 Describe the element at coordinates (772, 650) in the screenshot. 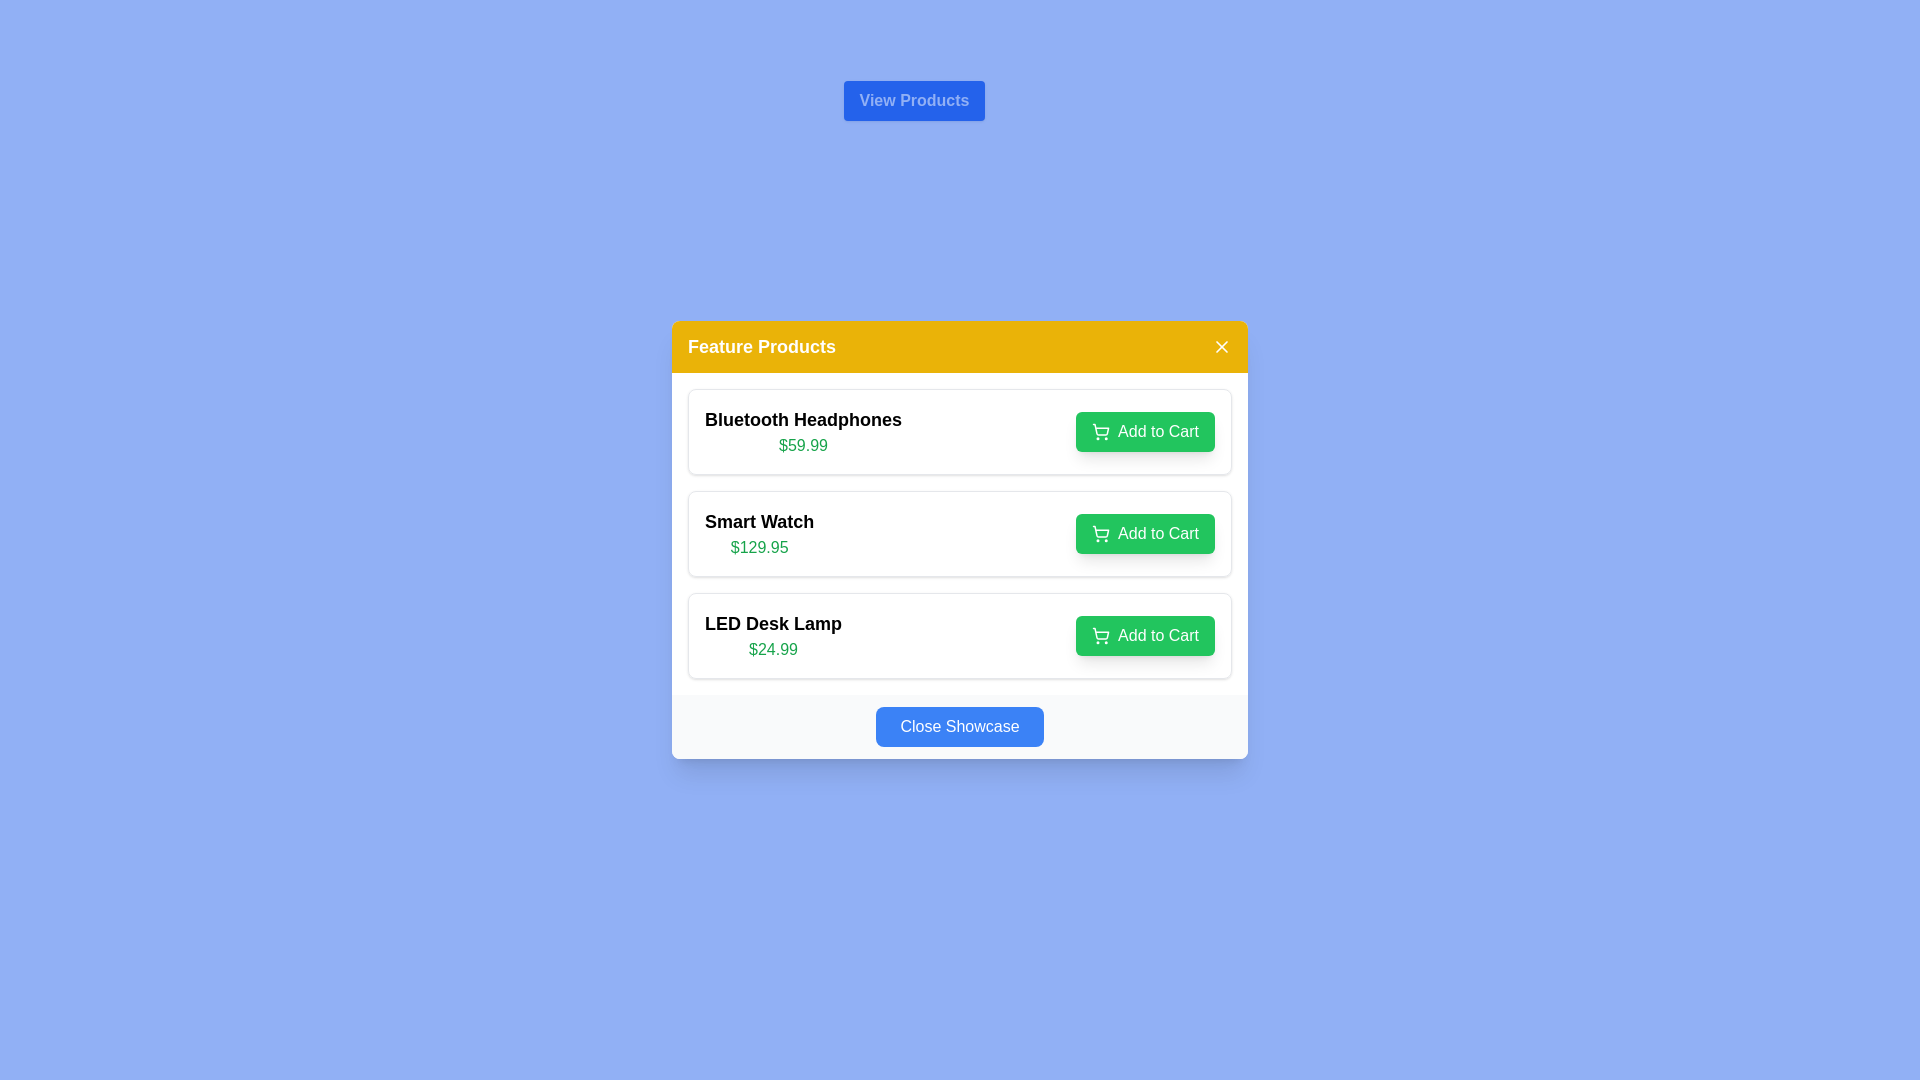

I see `displayed price from the text label showing "$24.99" in green color, located below the product name "LED Desk Lamp" in the product listing` at that location.